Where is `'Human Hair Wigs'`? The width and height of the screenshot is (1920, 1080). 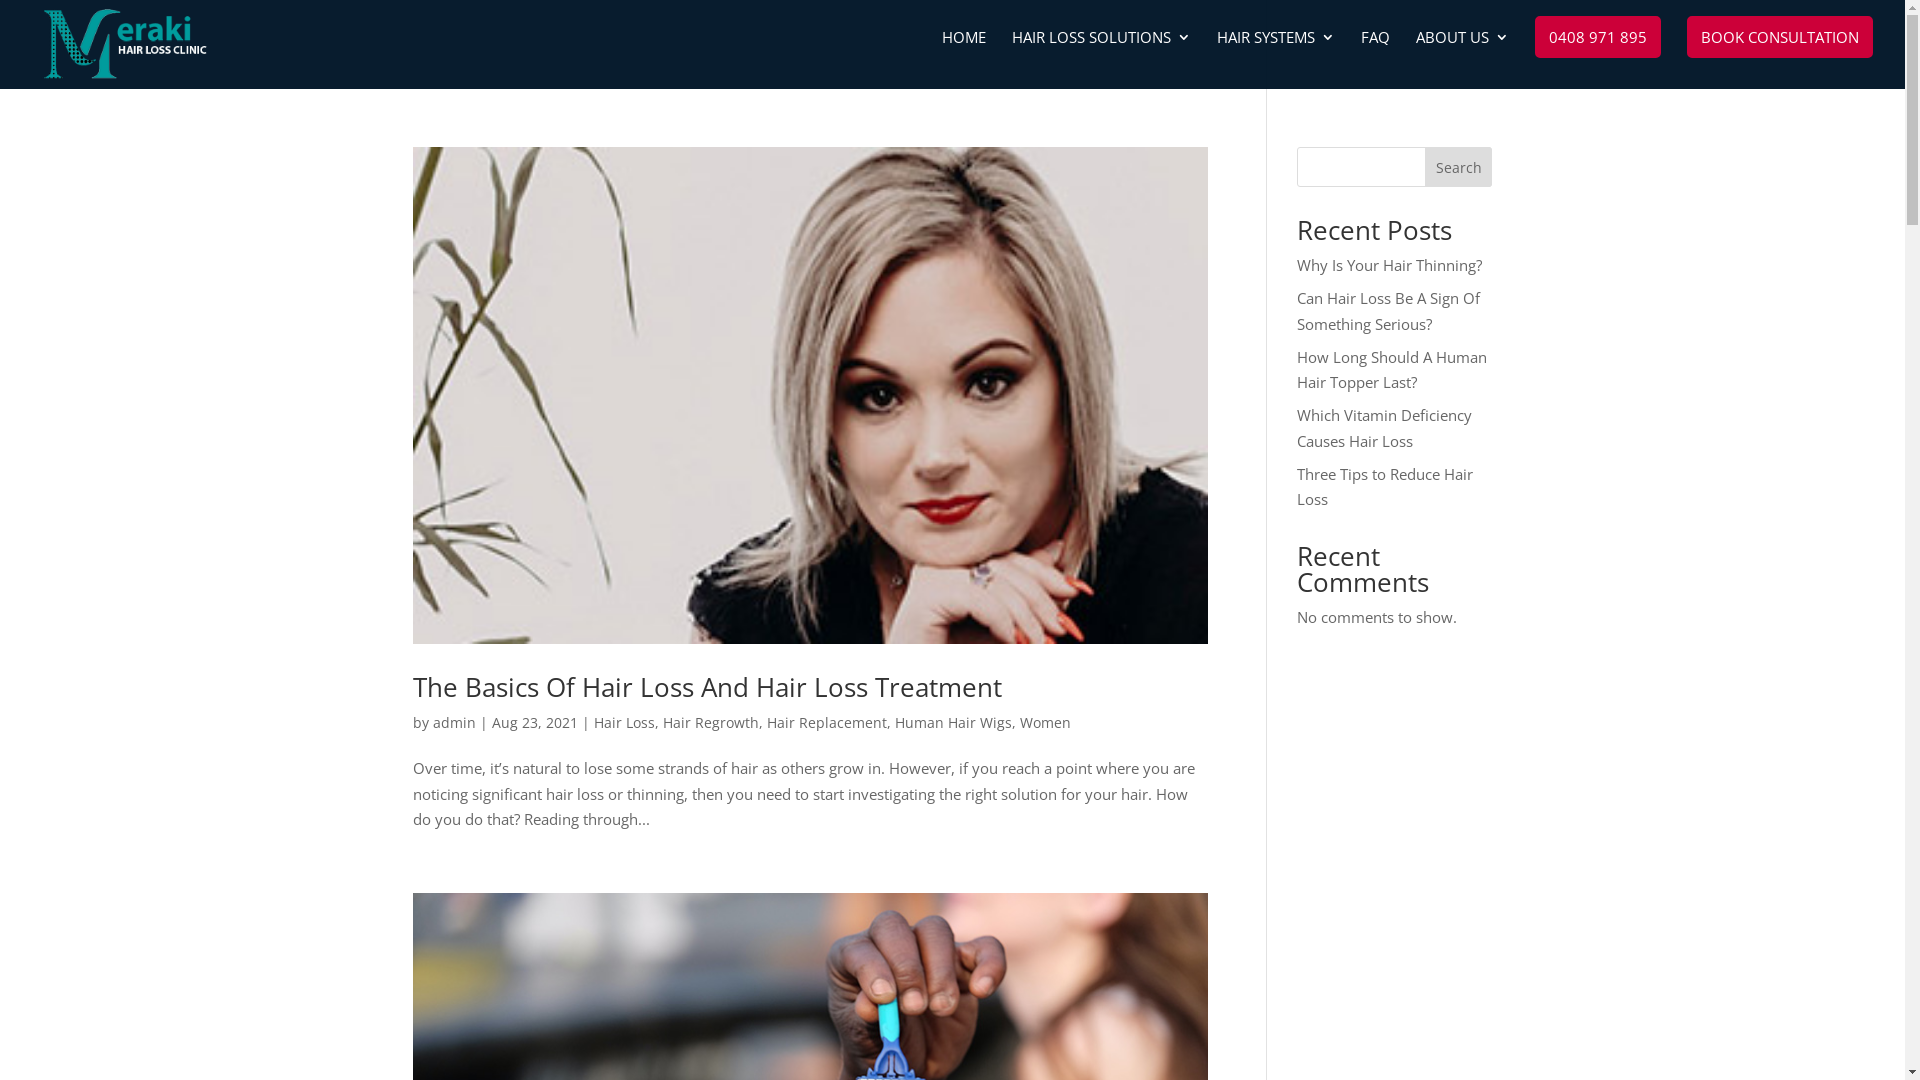
'Human Hair Wigs' is located at coordinates (951, 722).